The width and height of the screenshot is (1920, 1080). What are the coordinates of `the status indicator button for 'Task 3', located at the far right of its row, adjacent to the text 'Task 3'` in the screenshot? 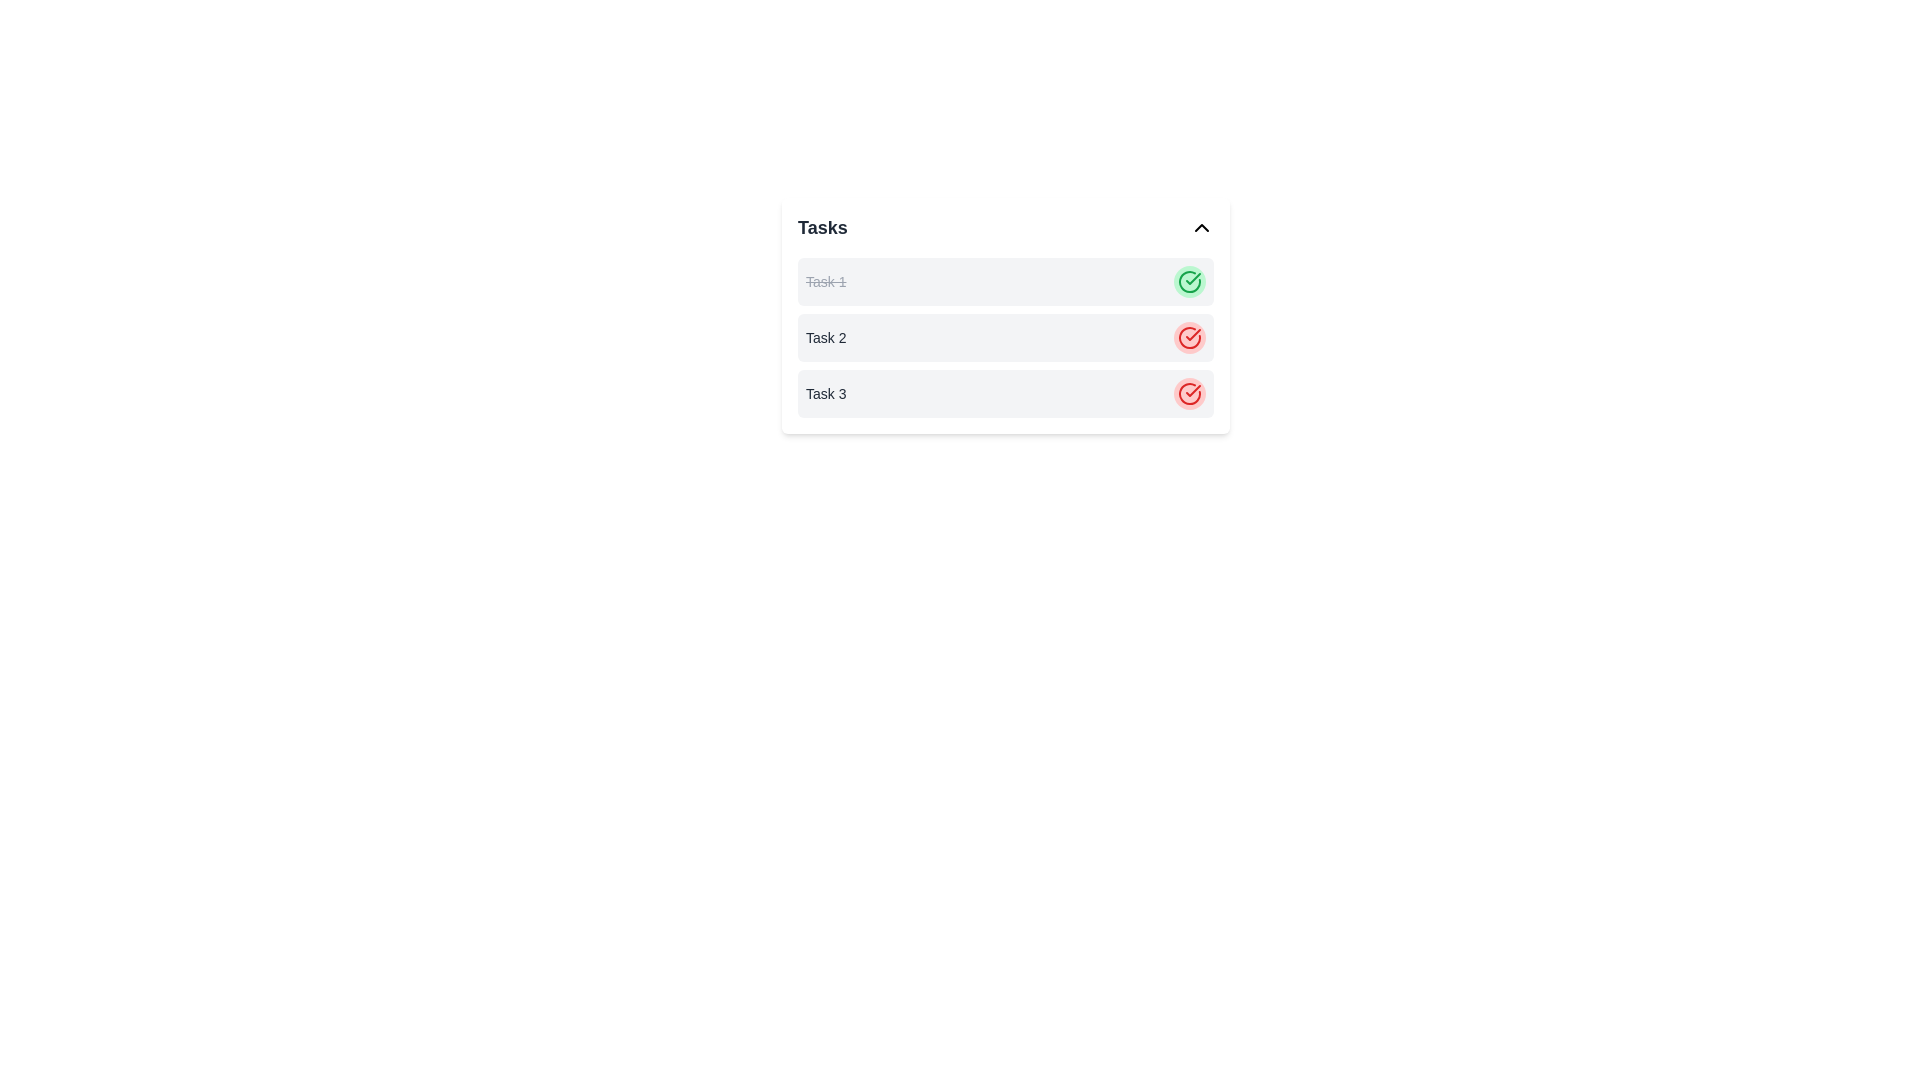 It's located at (1190, 393).